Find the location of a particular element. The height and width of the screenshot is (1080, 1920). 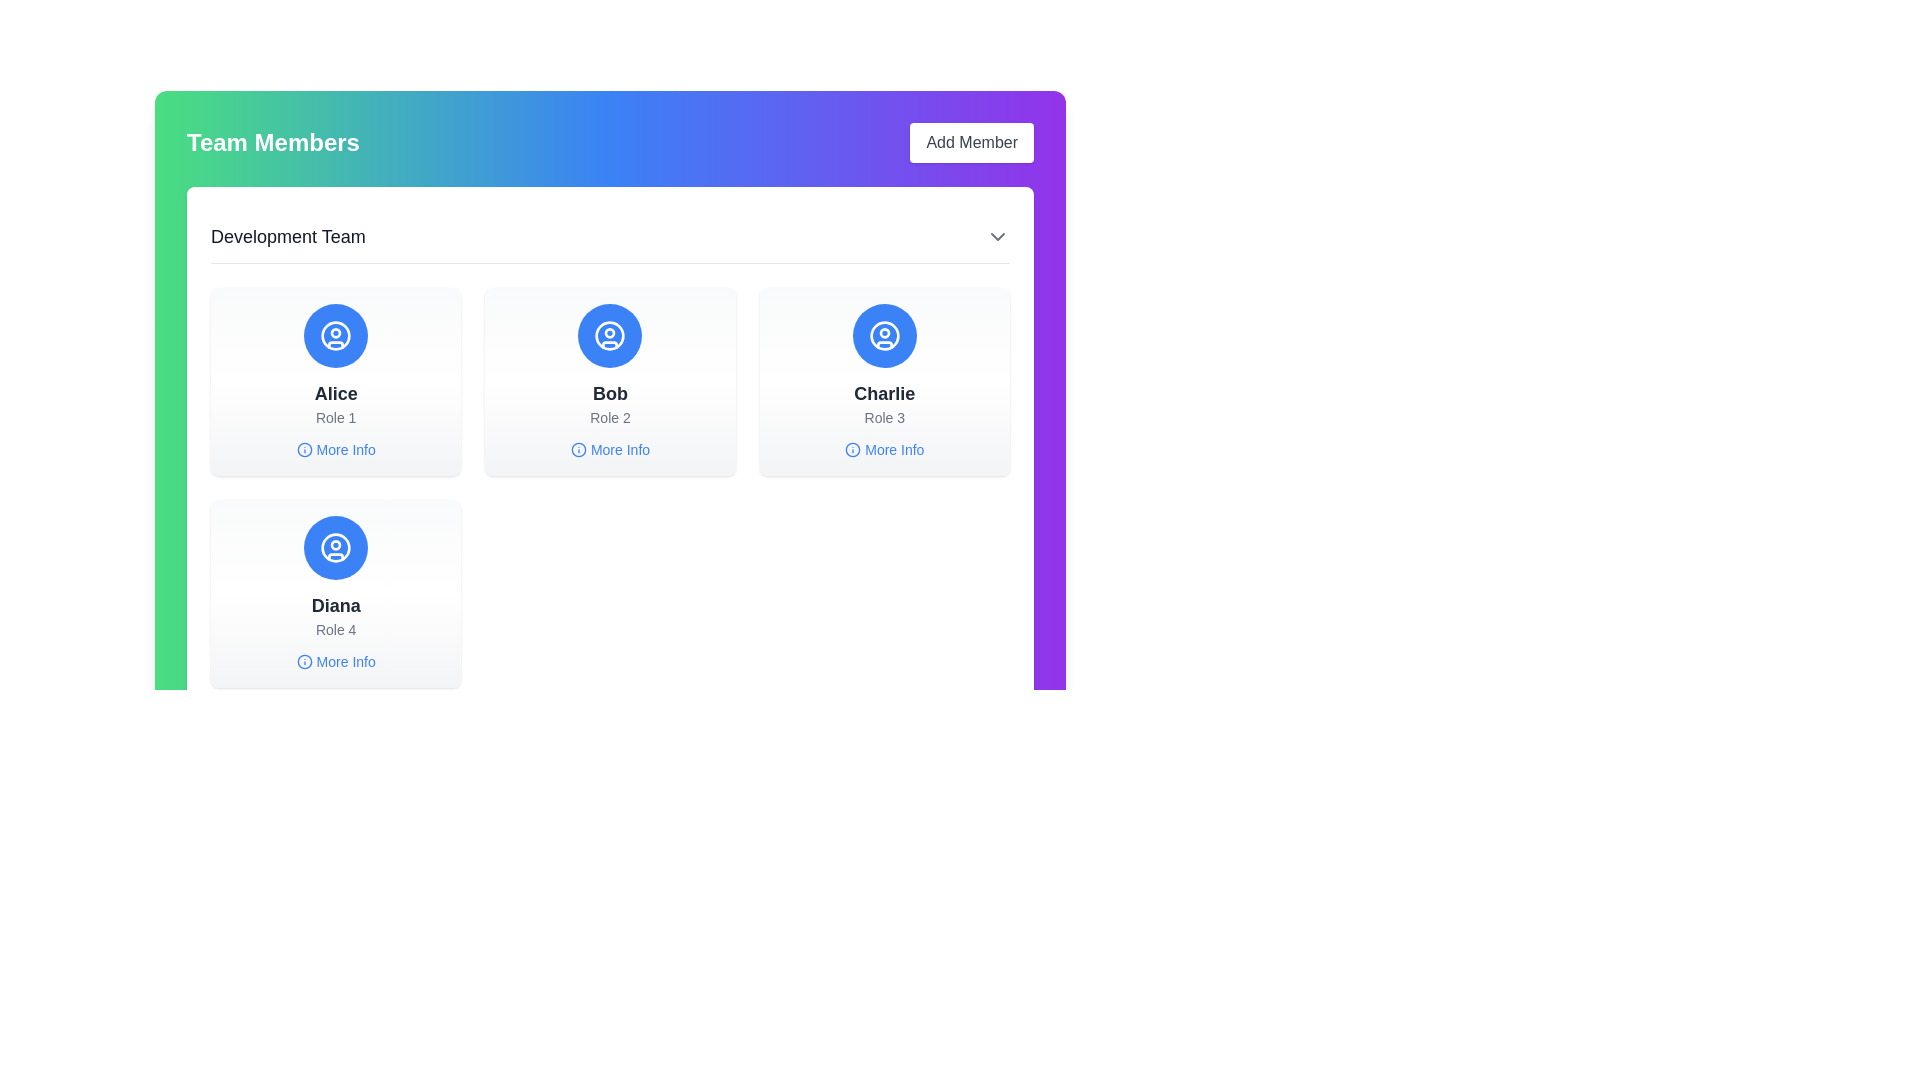

the blue text link labeled 'More Info' with an icon, located at the bottom center of a user profile card is located at coordinates (609, 450).